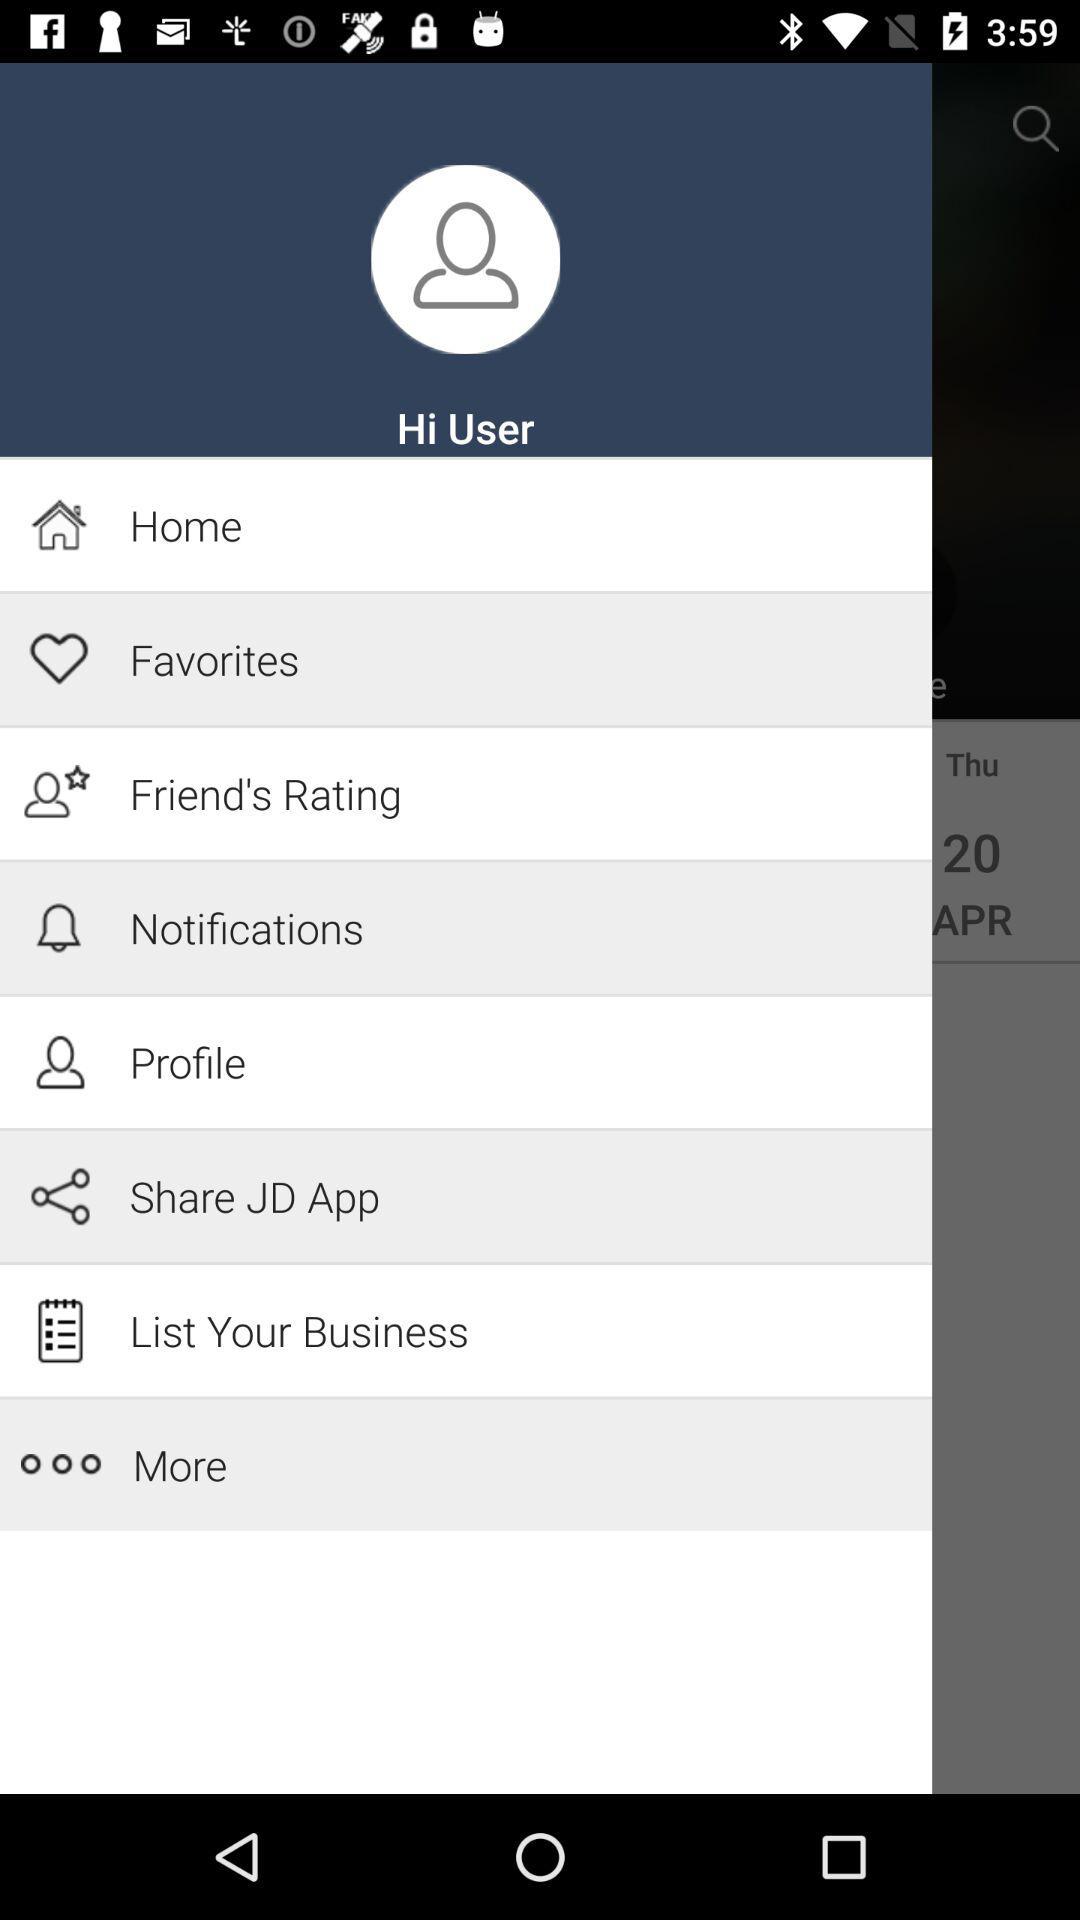 The image size is (1080, 1920). What do you see at coordinates (1035, 127) in the screenshot?
I see `the search icon` at bounding box center [1035, 127].